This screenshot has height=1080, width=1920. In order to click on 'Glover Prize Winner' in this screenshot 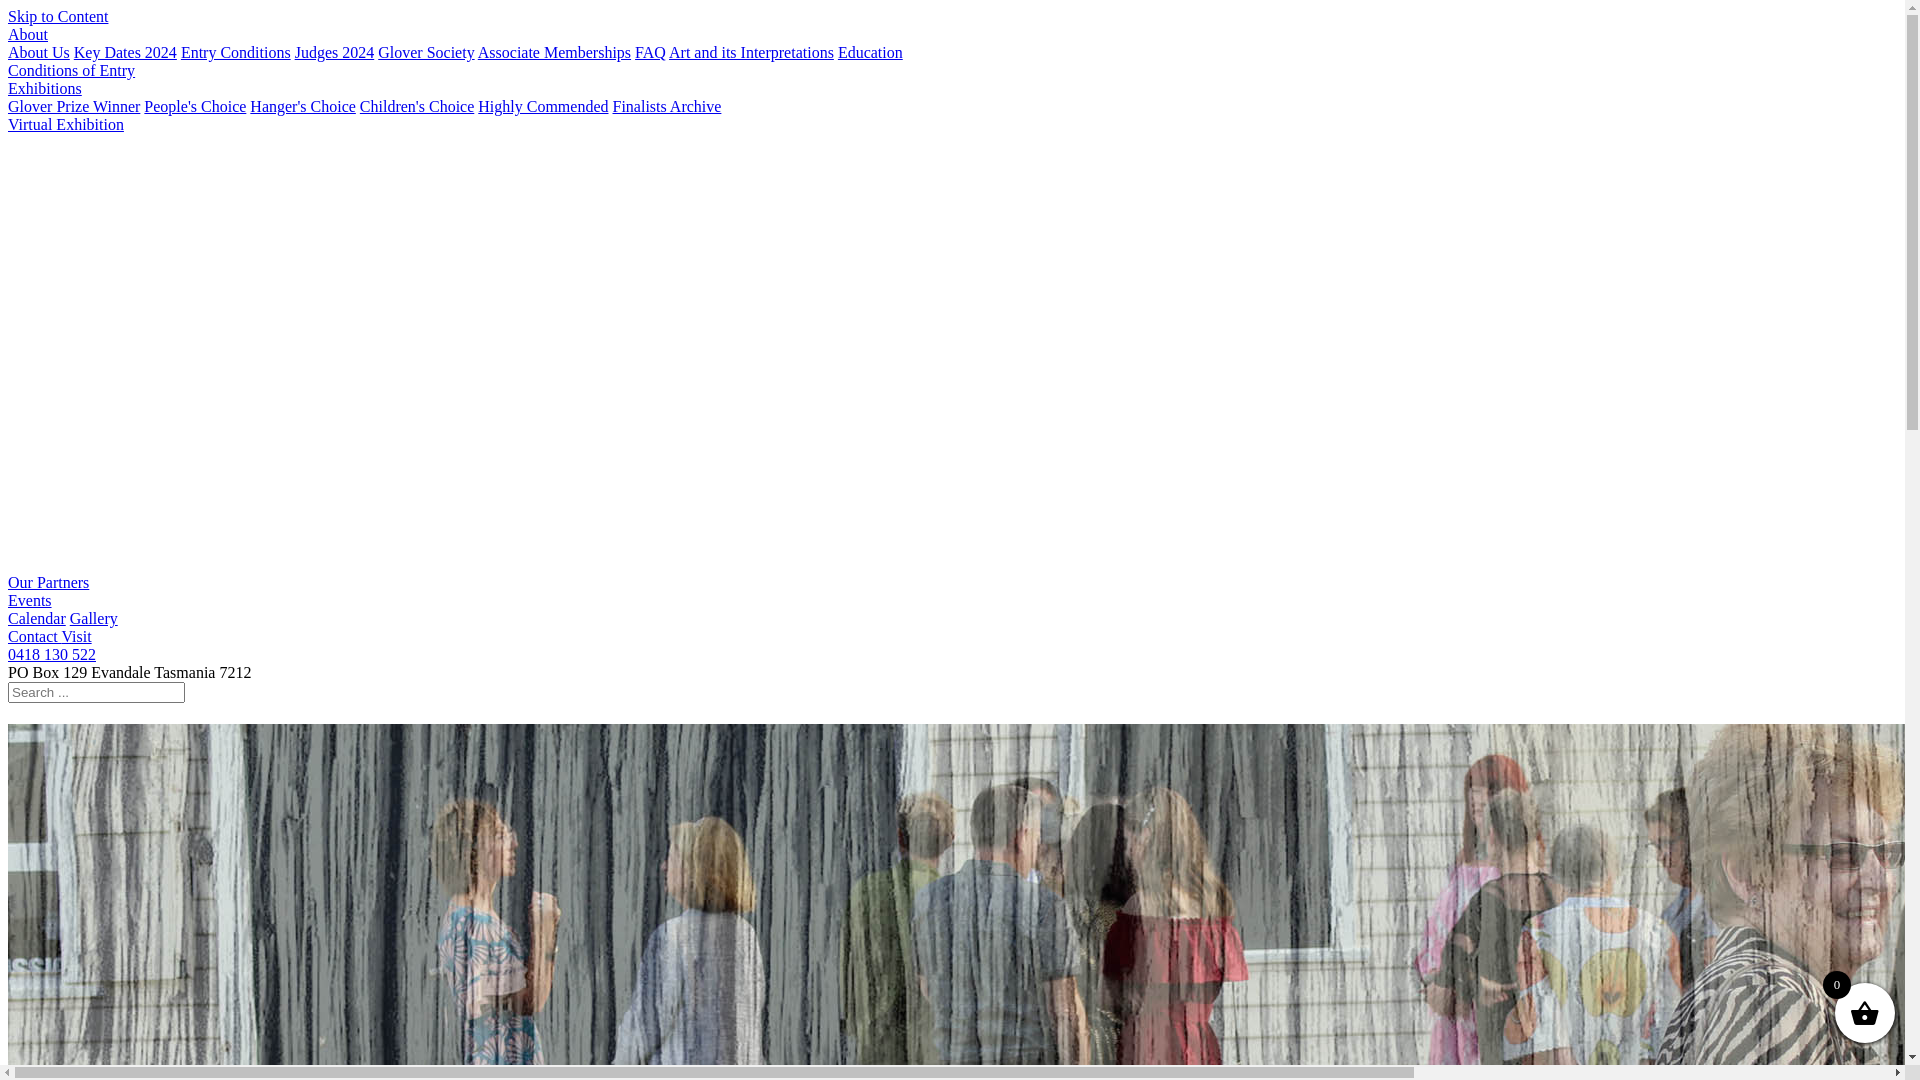, I will do `click(73, 106)`.